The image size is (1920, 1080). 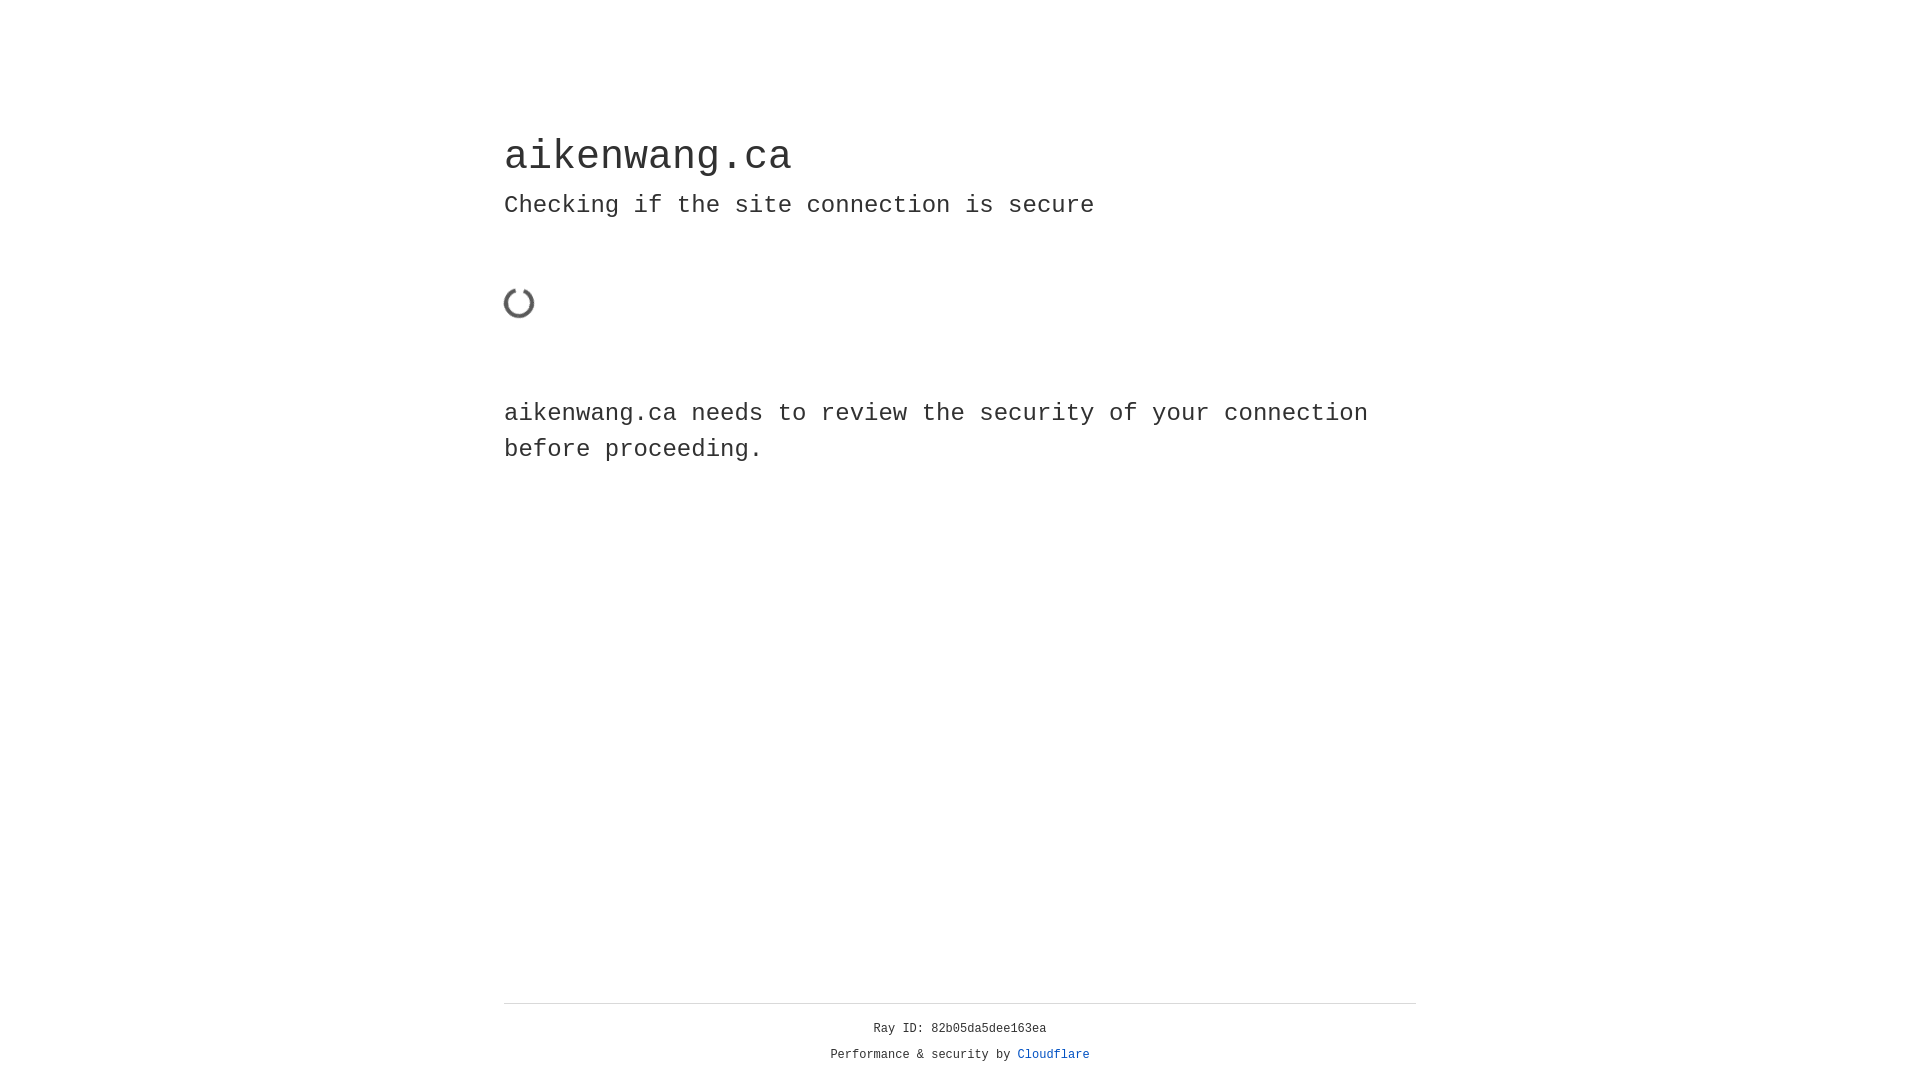 I want to click on 'Cloudflare', so click(x=1053, y=1054).